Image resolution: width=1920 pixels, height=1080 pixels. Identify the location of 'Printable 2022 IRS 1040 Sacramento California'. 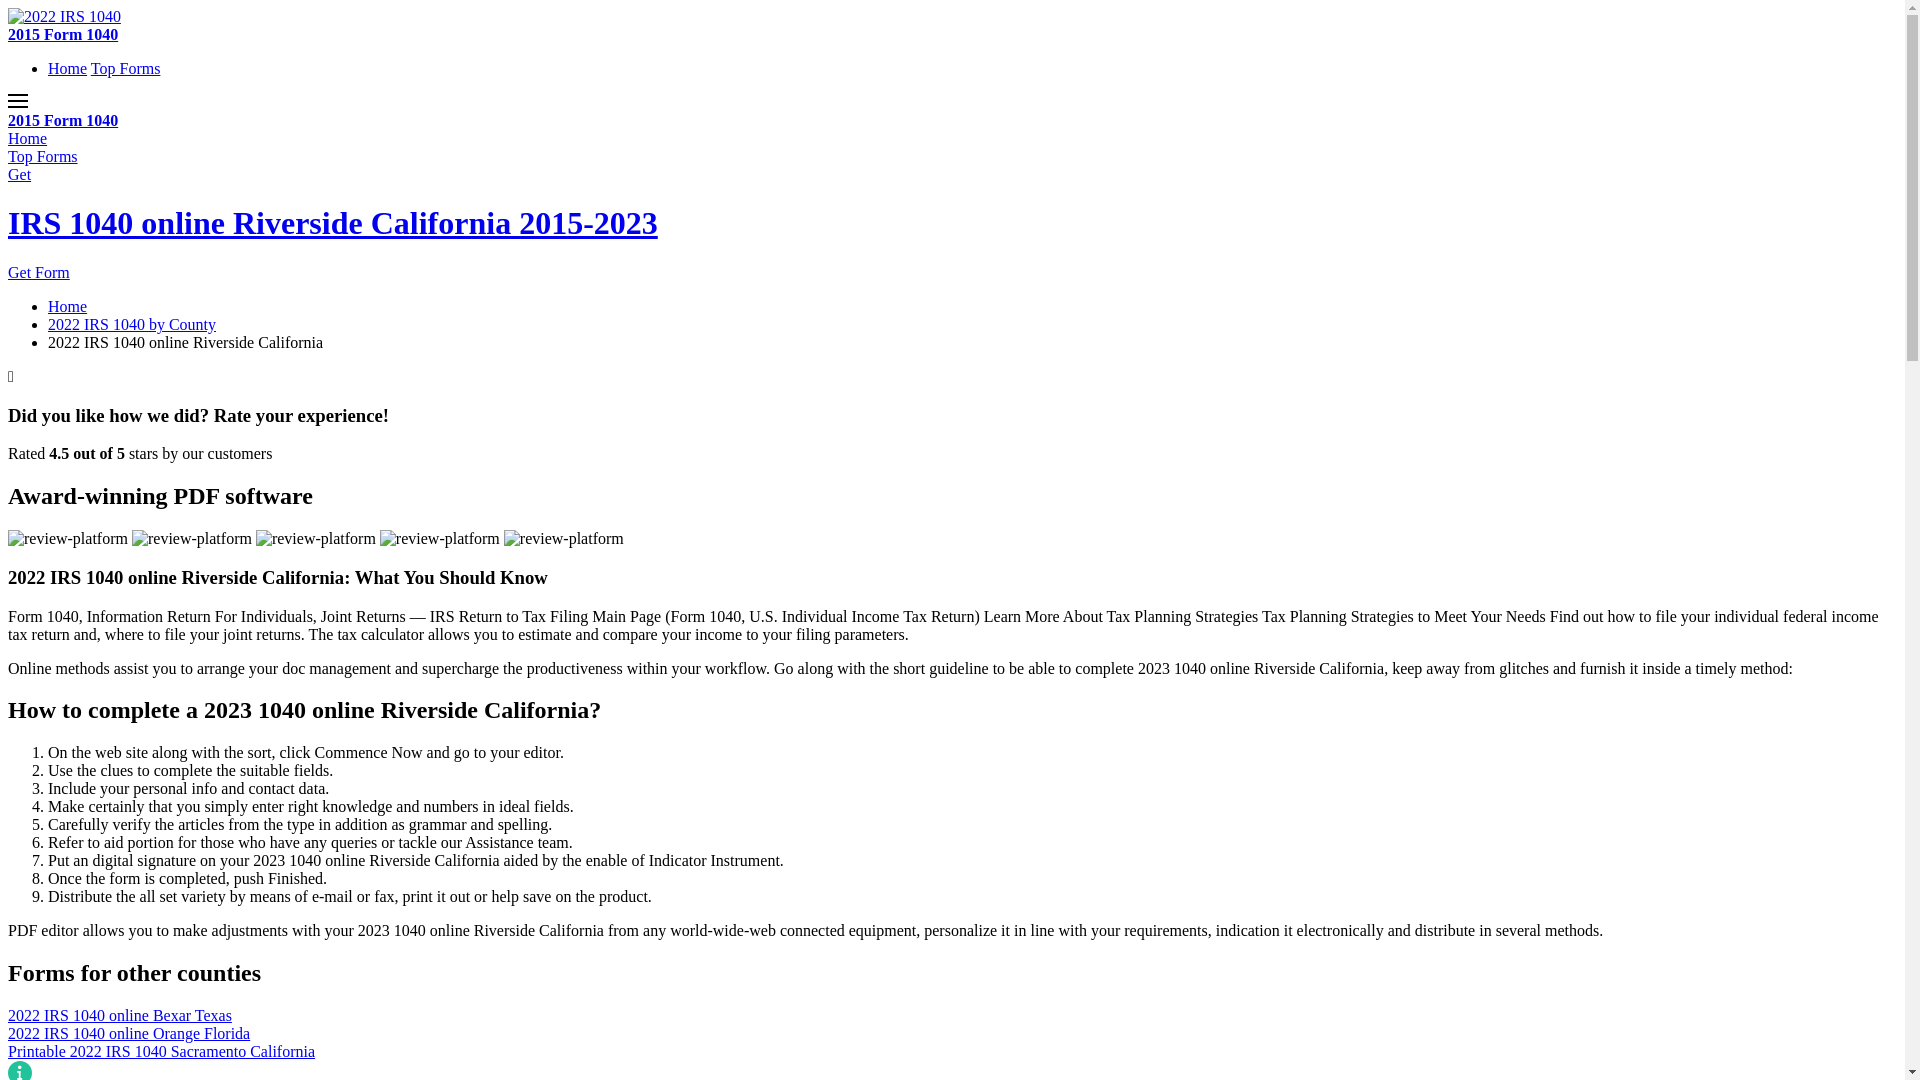
(951, 1051).